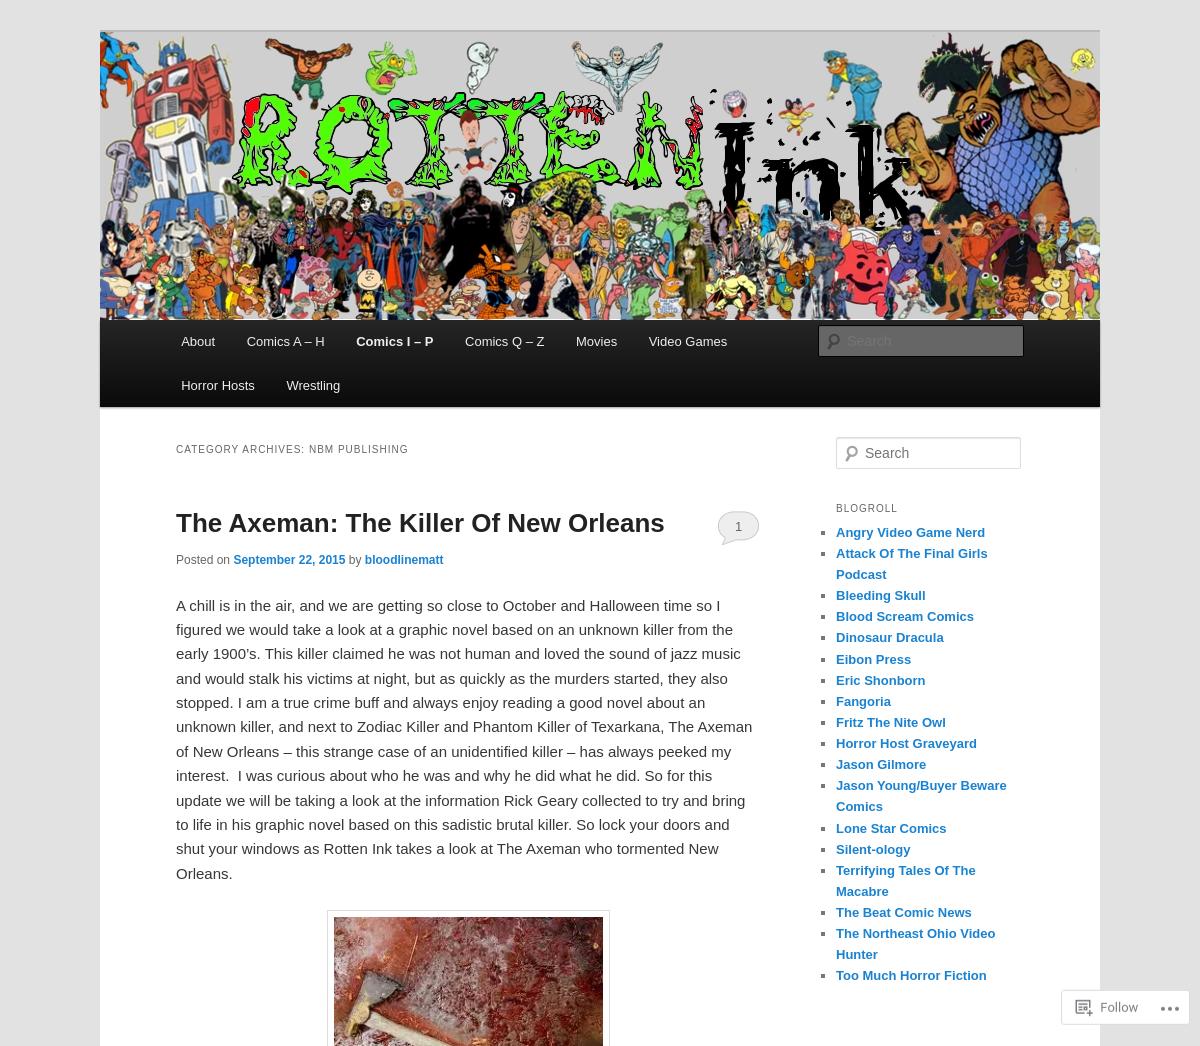  I want to click on 'Silent-ology', so click(872, 847).